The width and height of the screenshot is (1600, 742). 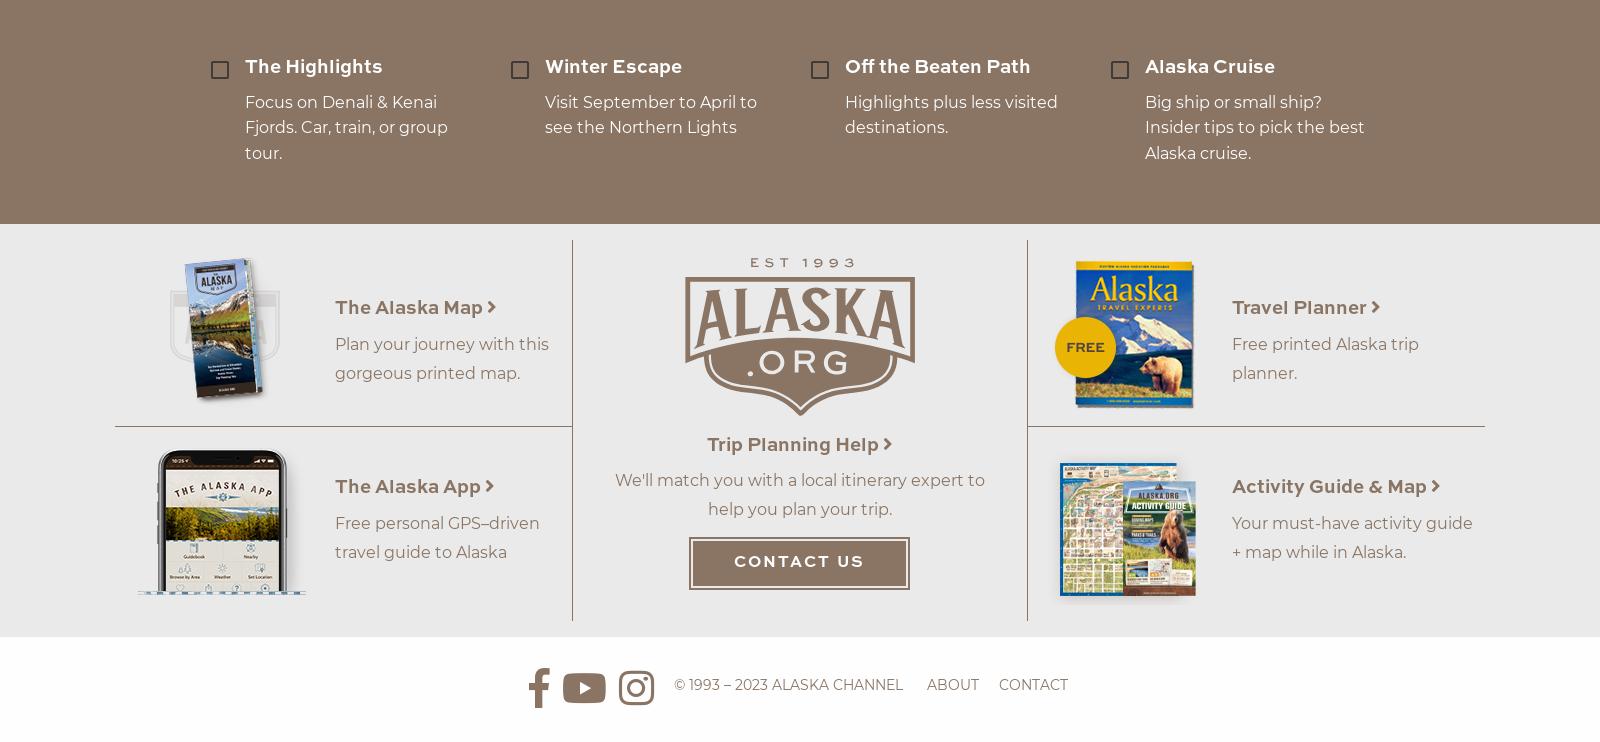 What do you see at coordinates (1144, 66) in the screenshot?
I see `'Alaska Cruise'` at bounding box center [1144, 66].